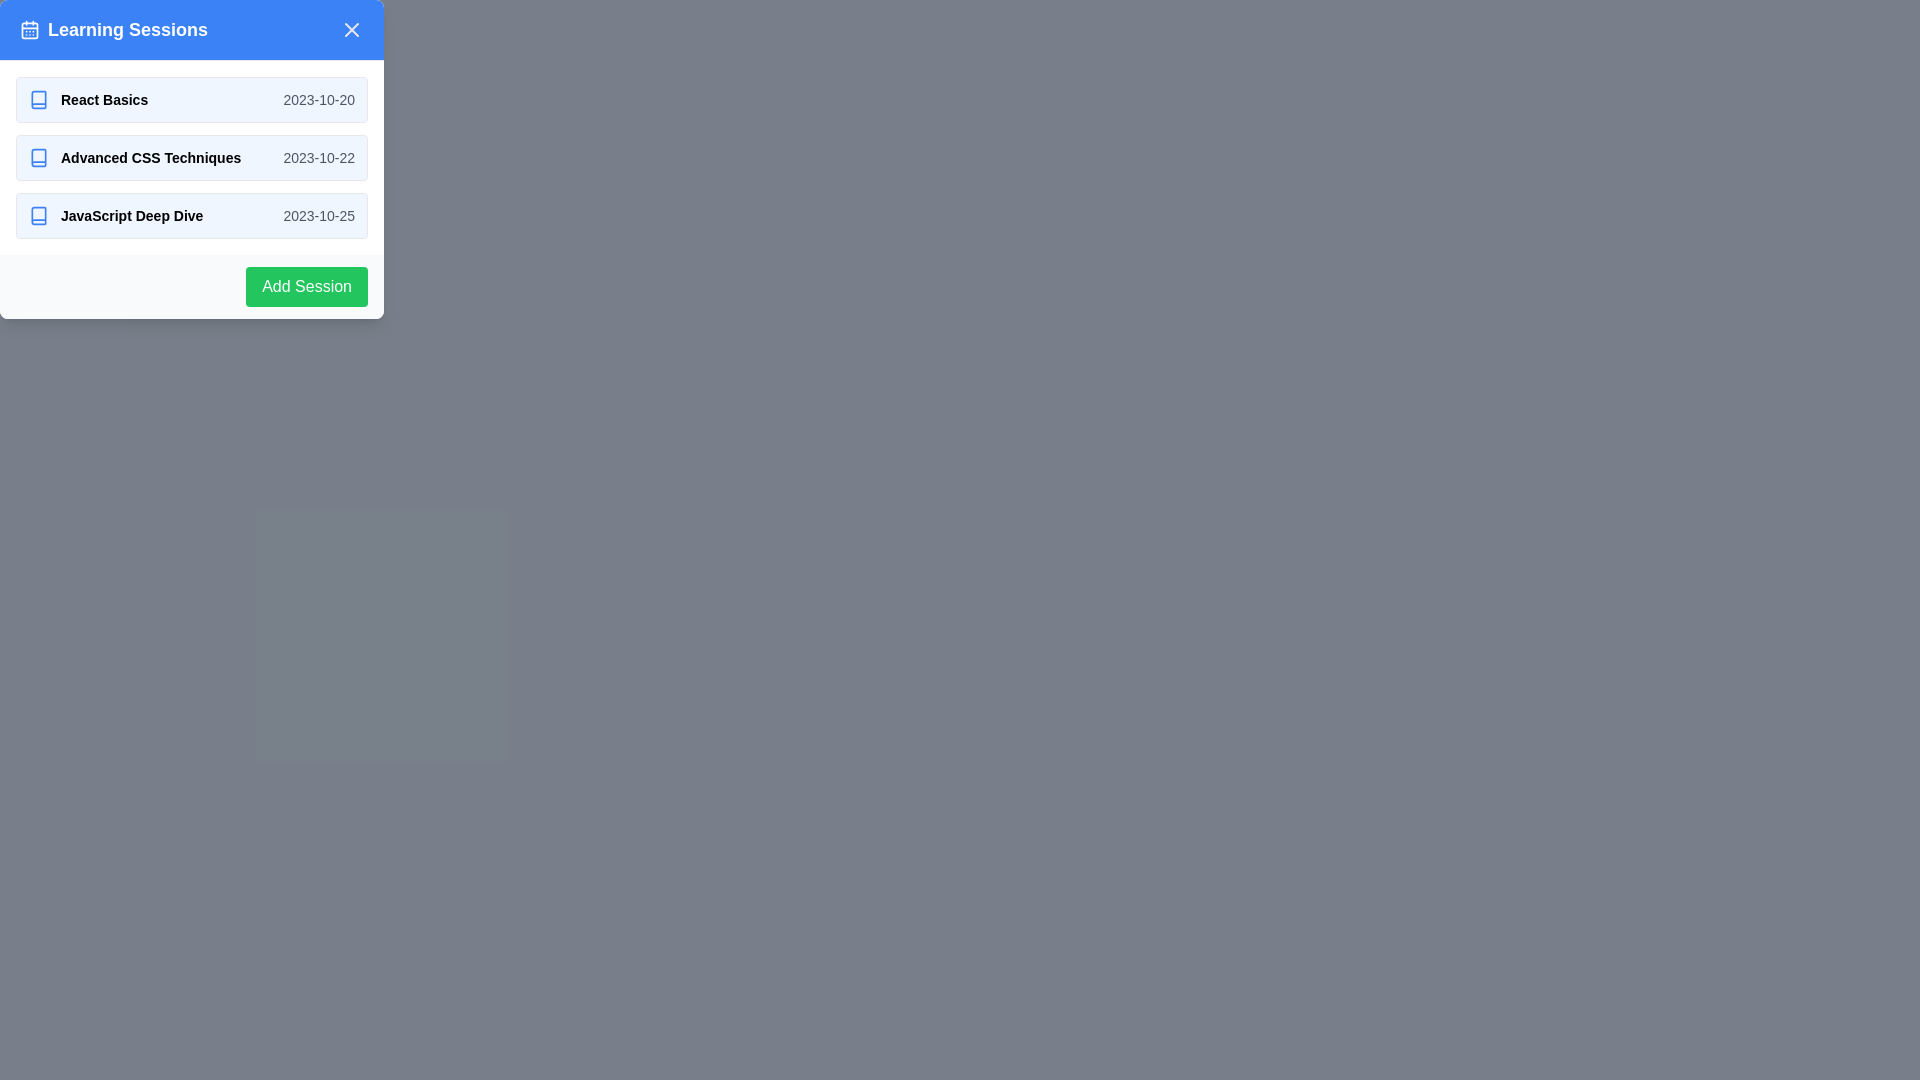 This screenshot has height=1080, width=1920. Describe the element at coordinates (29, 30) in the screenshot. I see `the rounded rectangle element located within the calendar icon, characterized by gray borders and a slight internal shadow effect` at that location.